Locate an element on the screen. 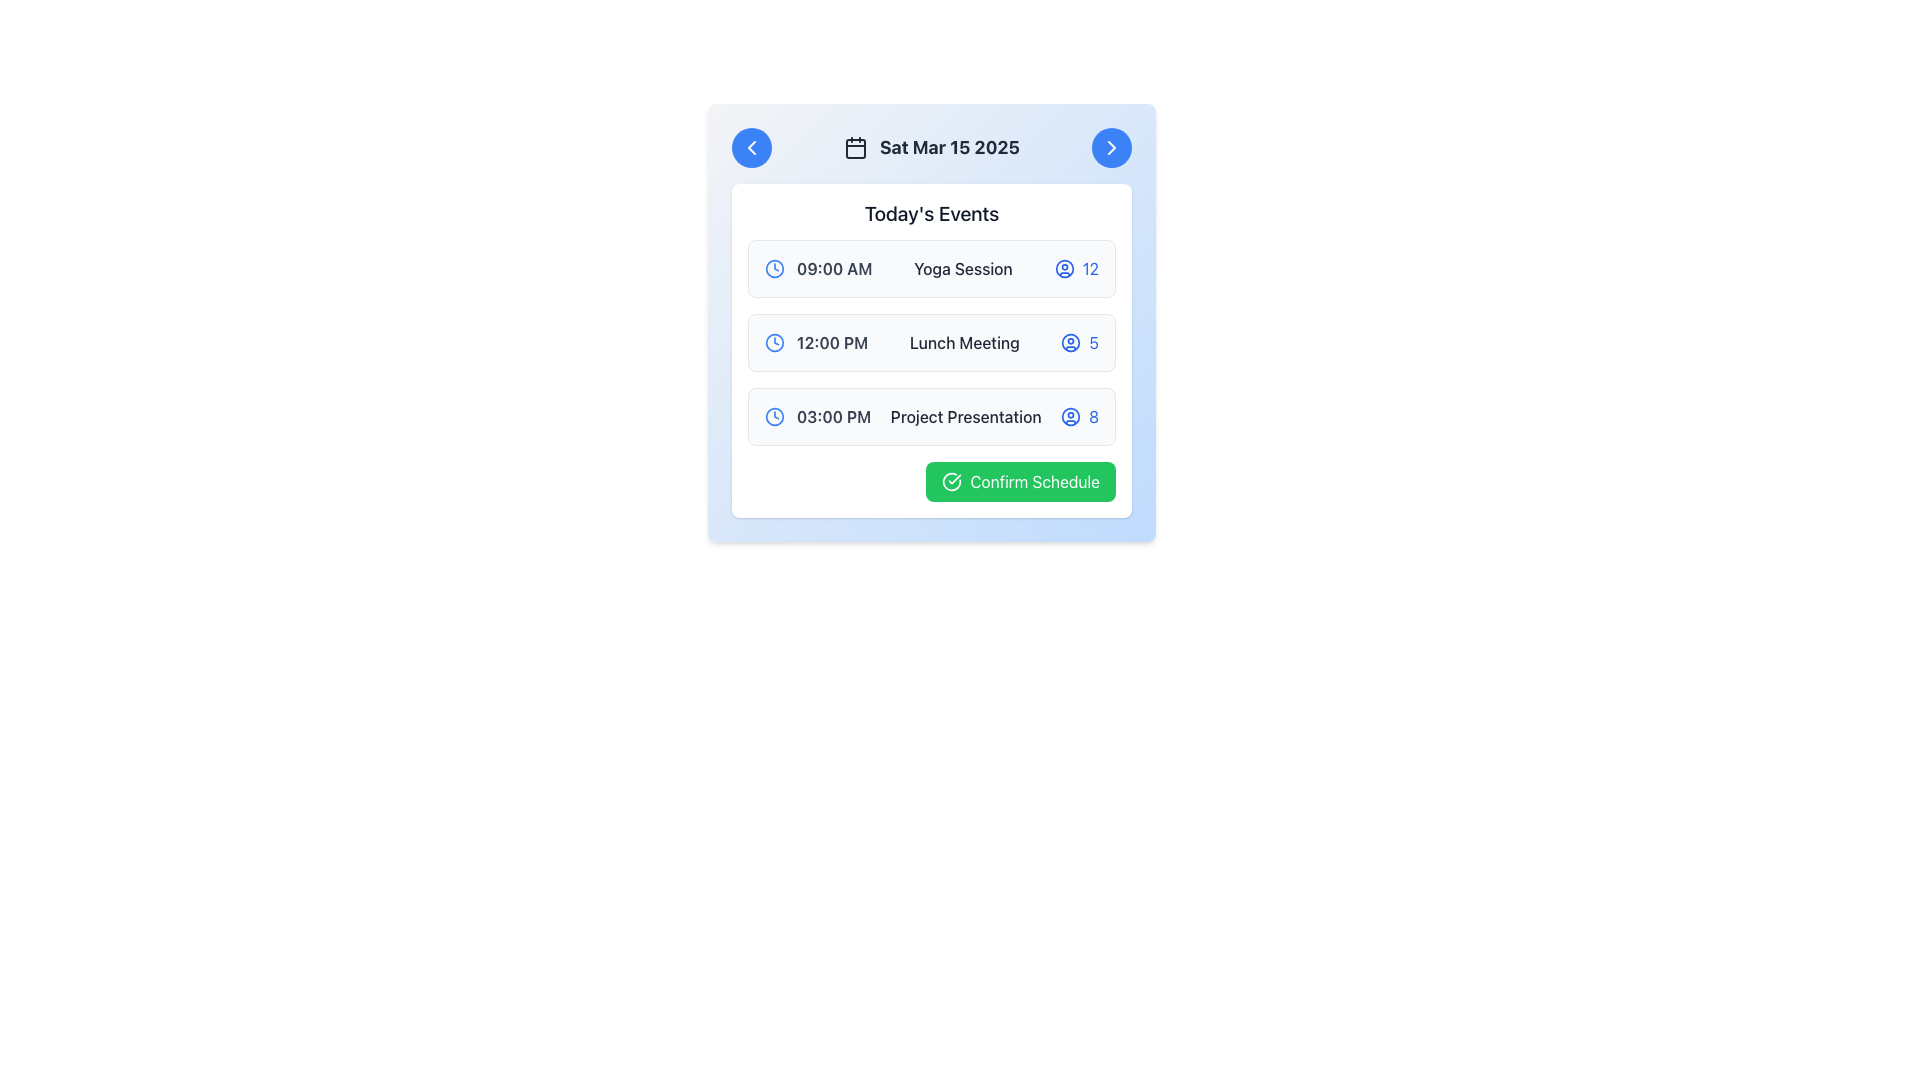  SVG icon resembling a circle with a checkmark inside it, which has a green background and symbolizes confirmation, located within the 'Confirm Schedule' button is located at coordinates (951, 482).